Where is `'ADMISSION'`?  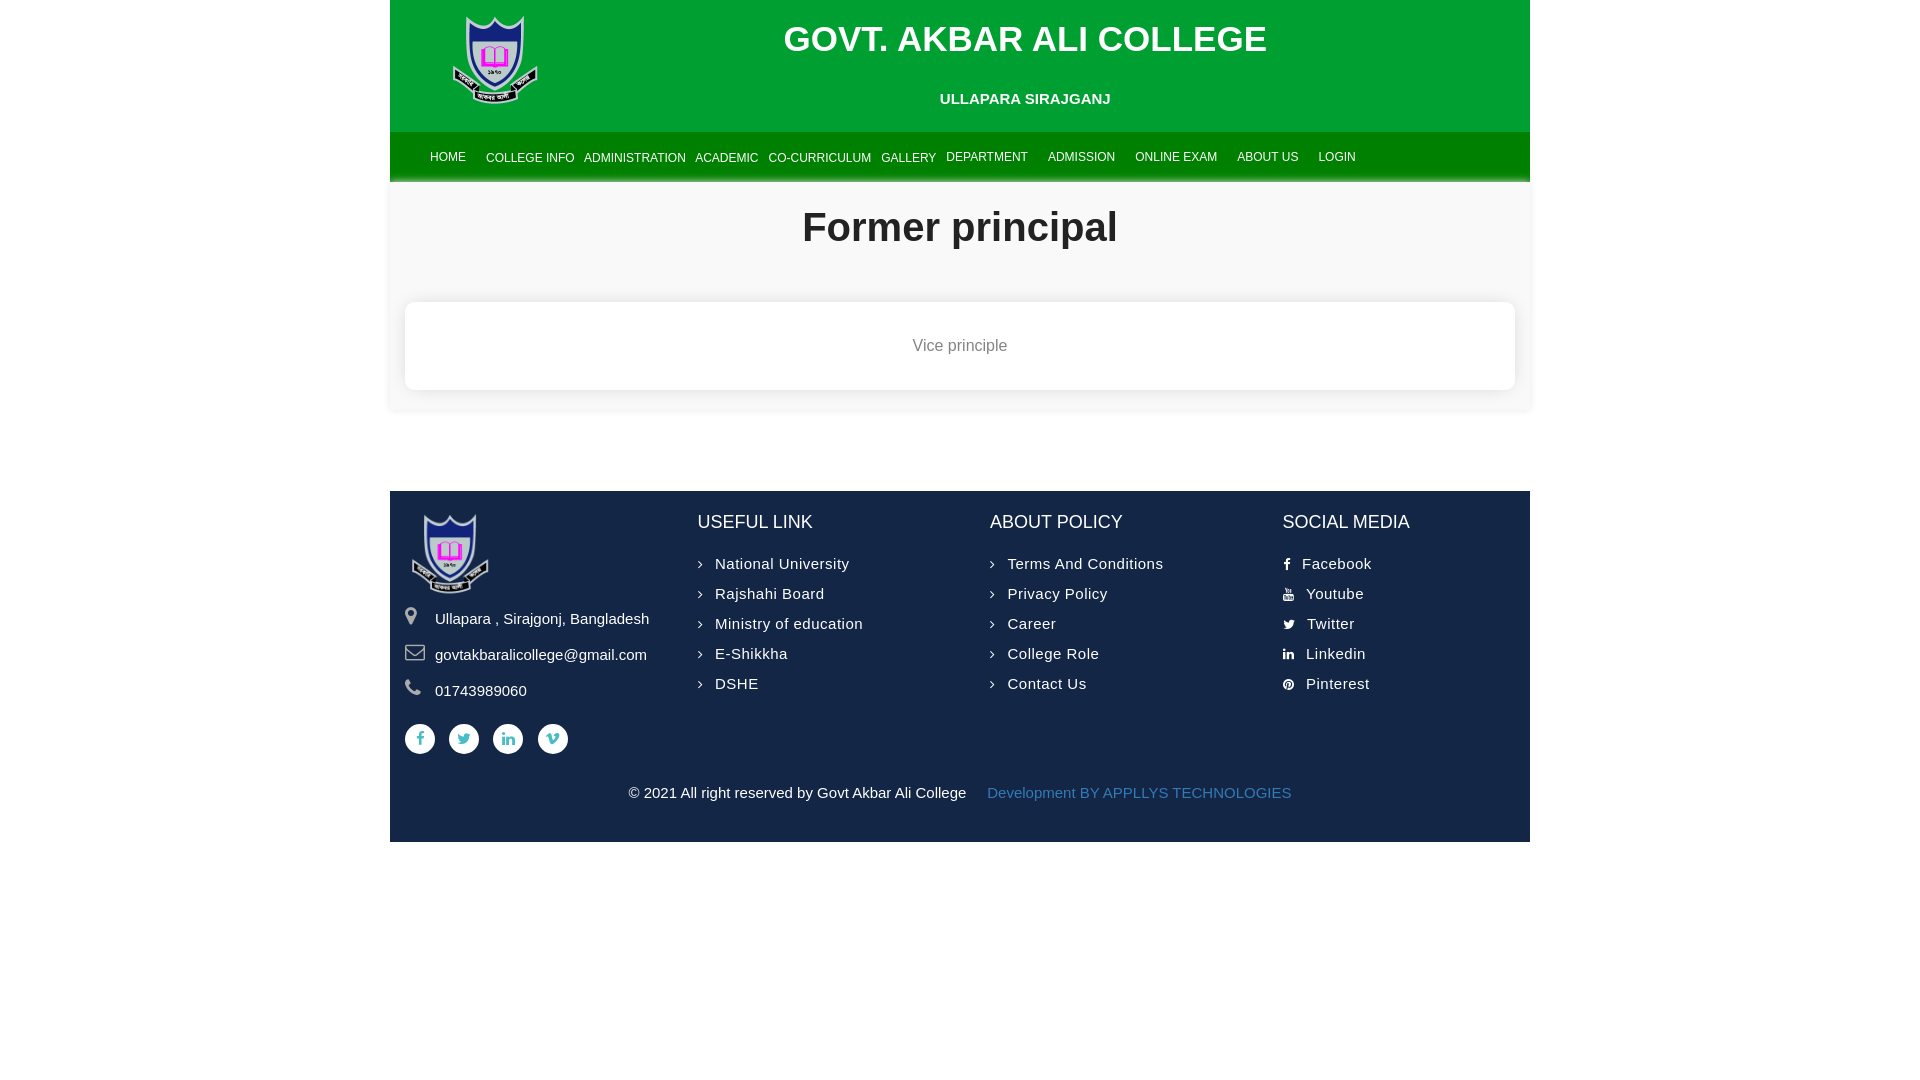
'ADMISSION' is located at coordinates (1080, 156).